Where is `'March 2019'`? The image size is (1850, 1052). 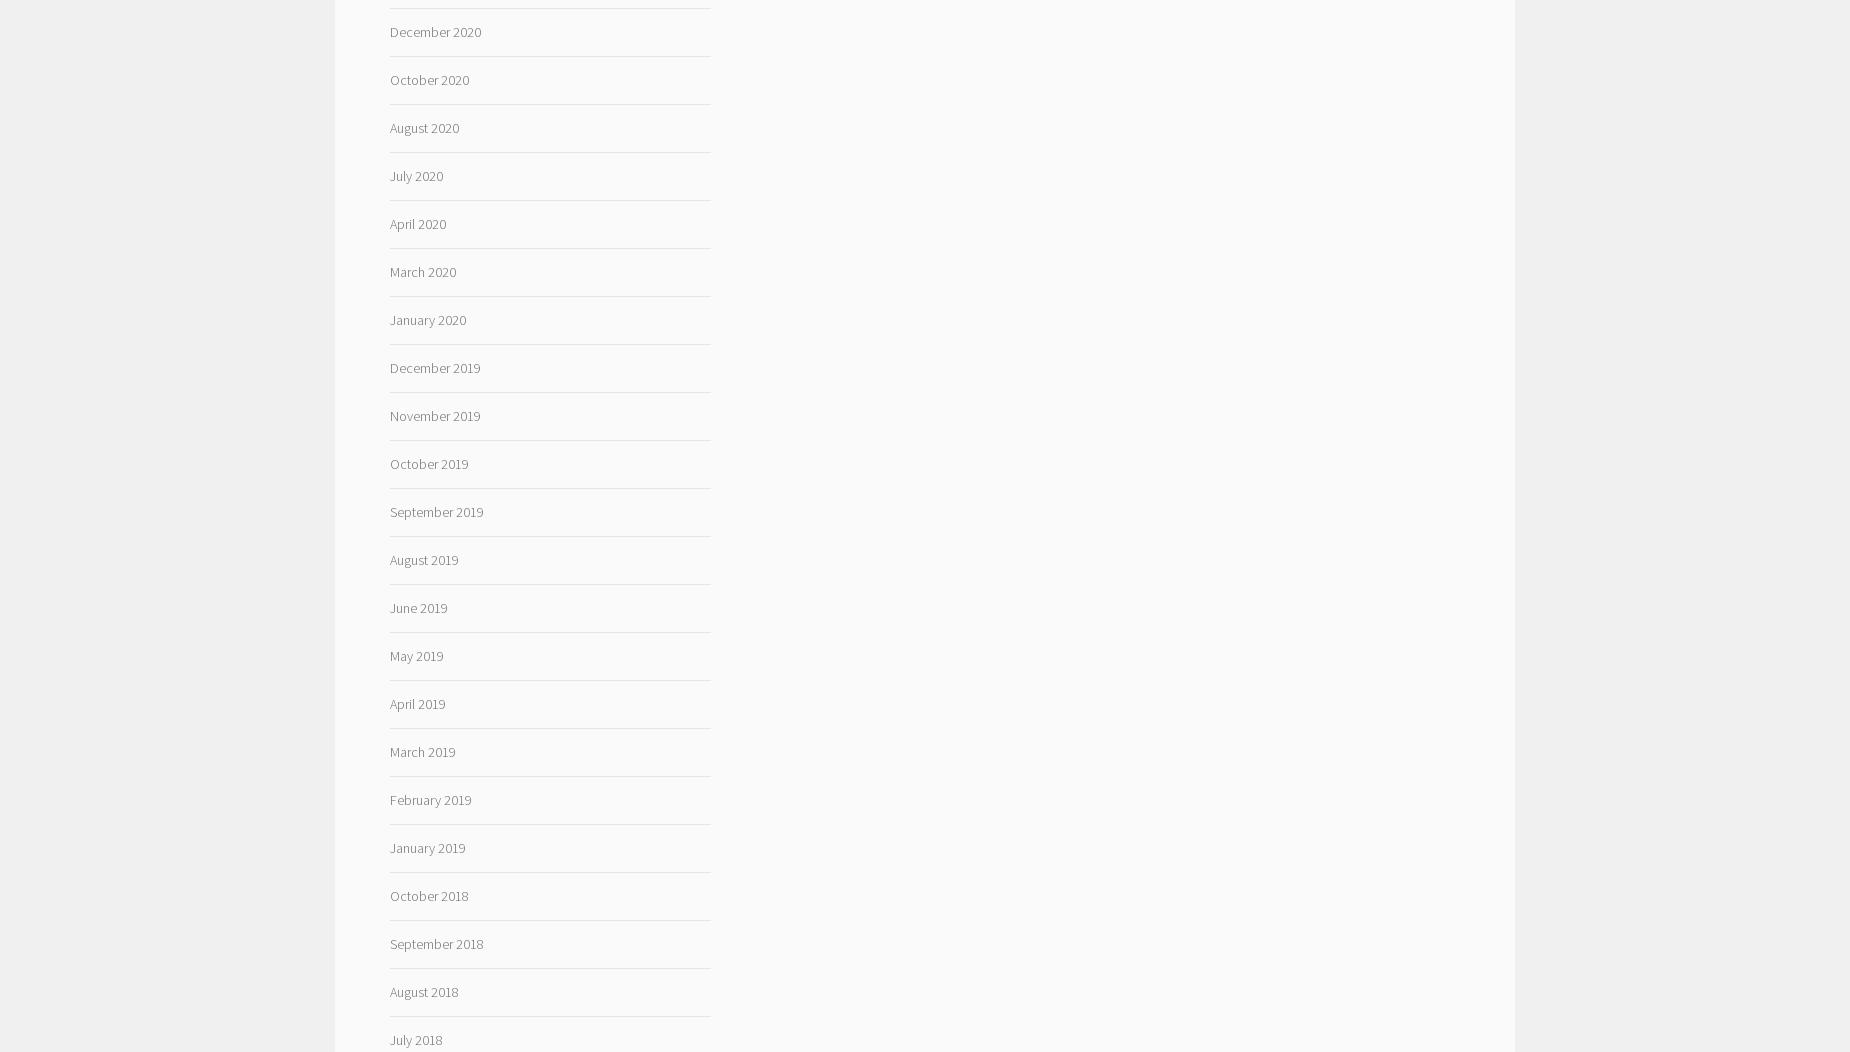 'March 2019' is located at coordinates (420, 750).